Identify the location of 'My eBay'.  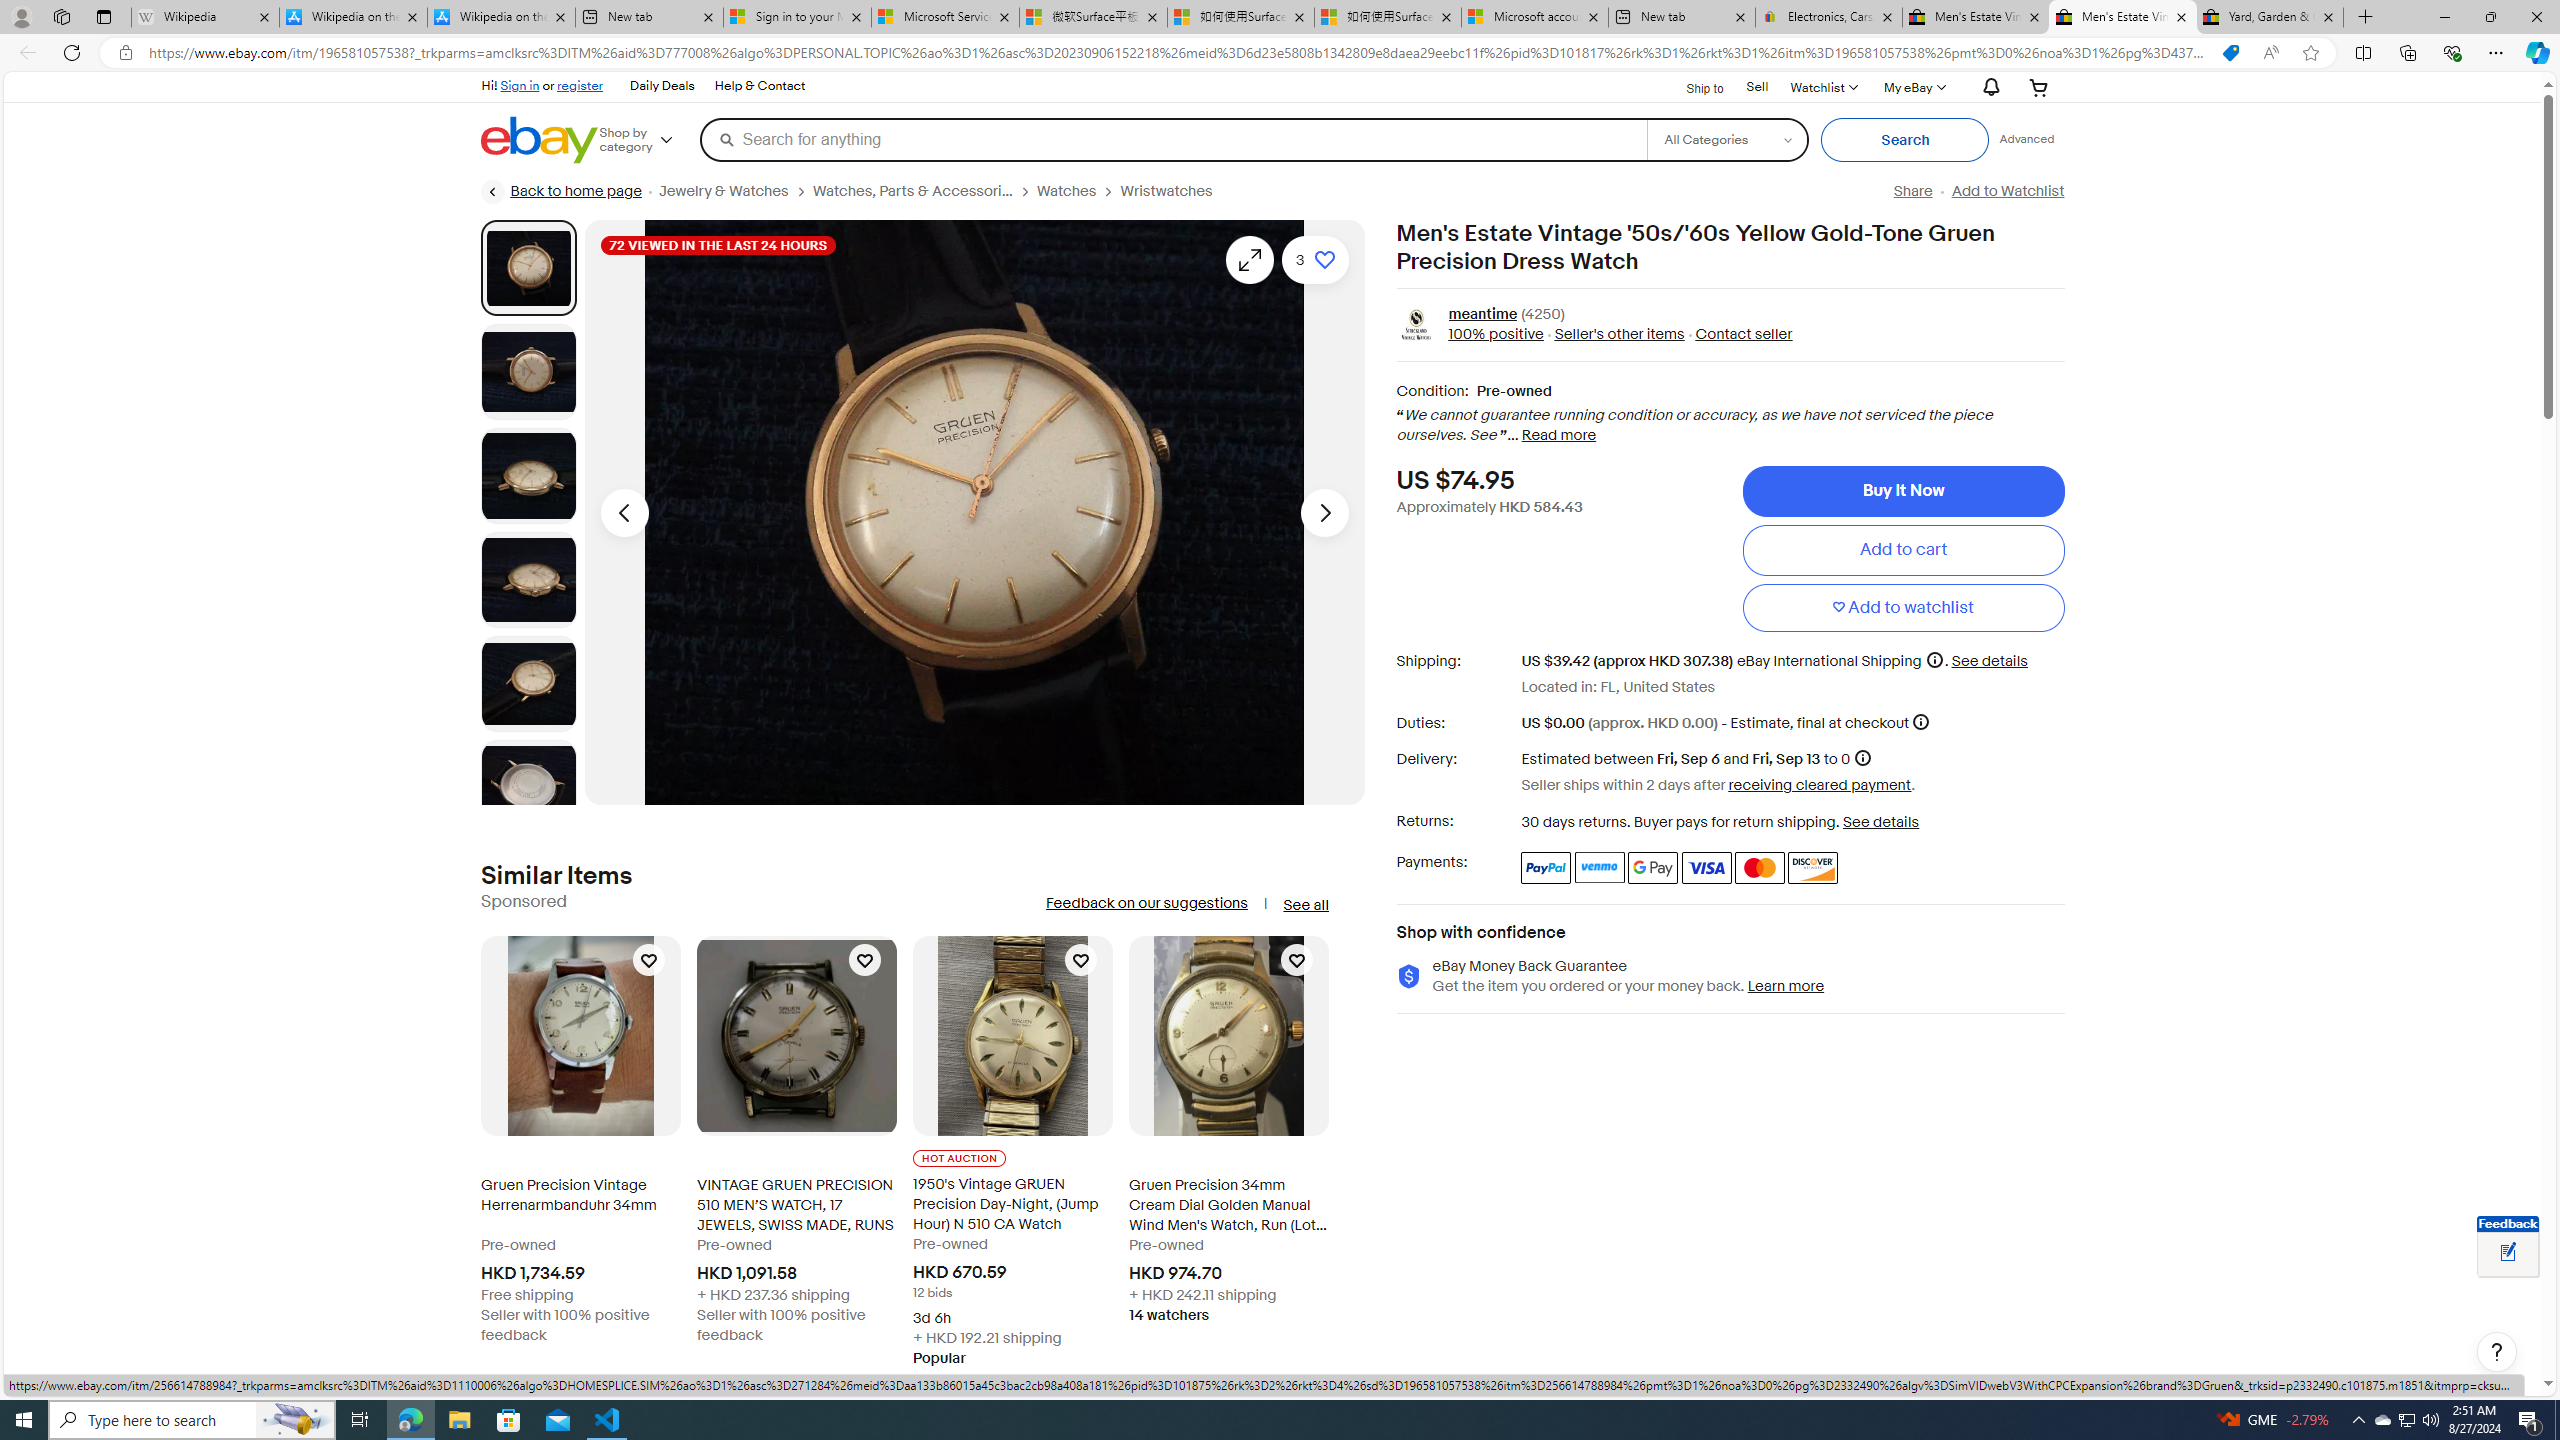
(1912, 87).